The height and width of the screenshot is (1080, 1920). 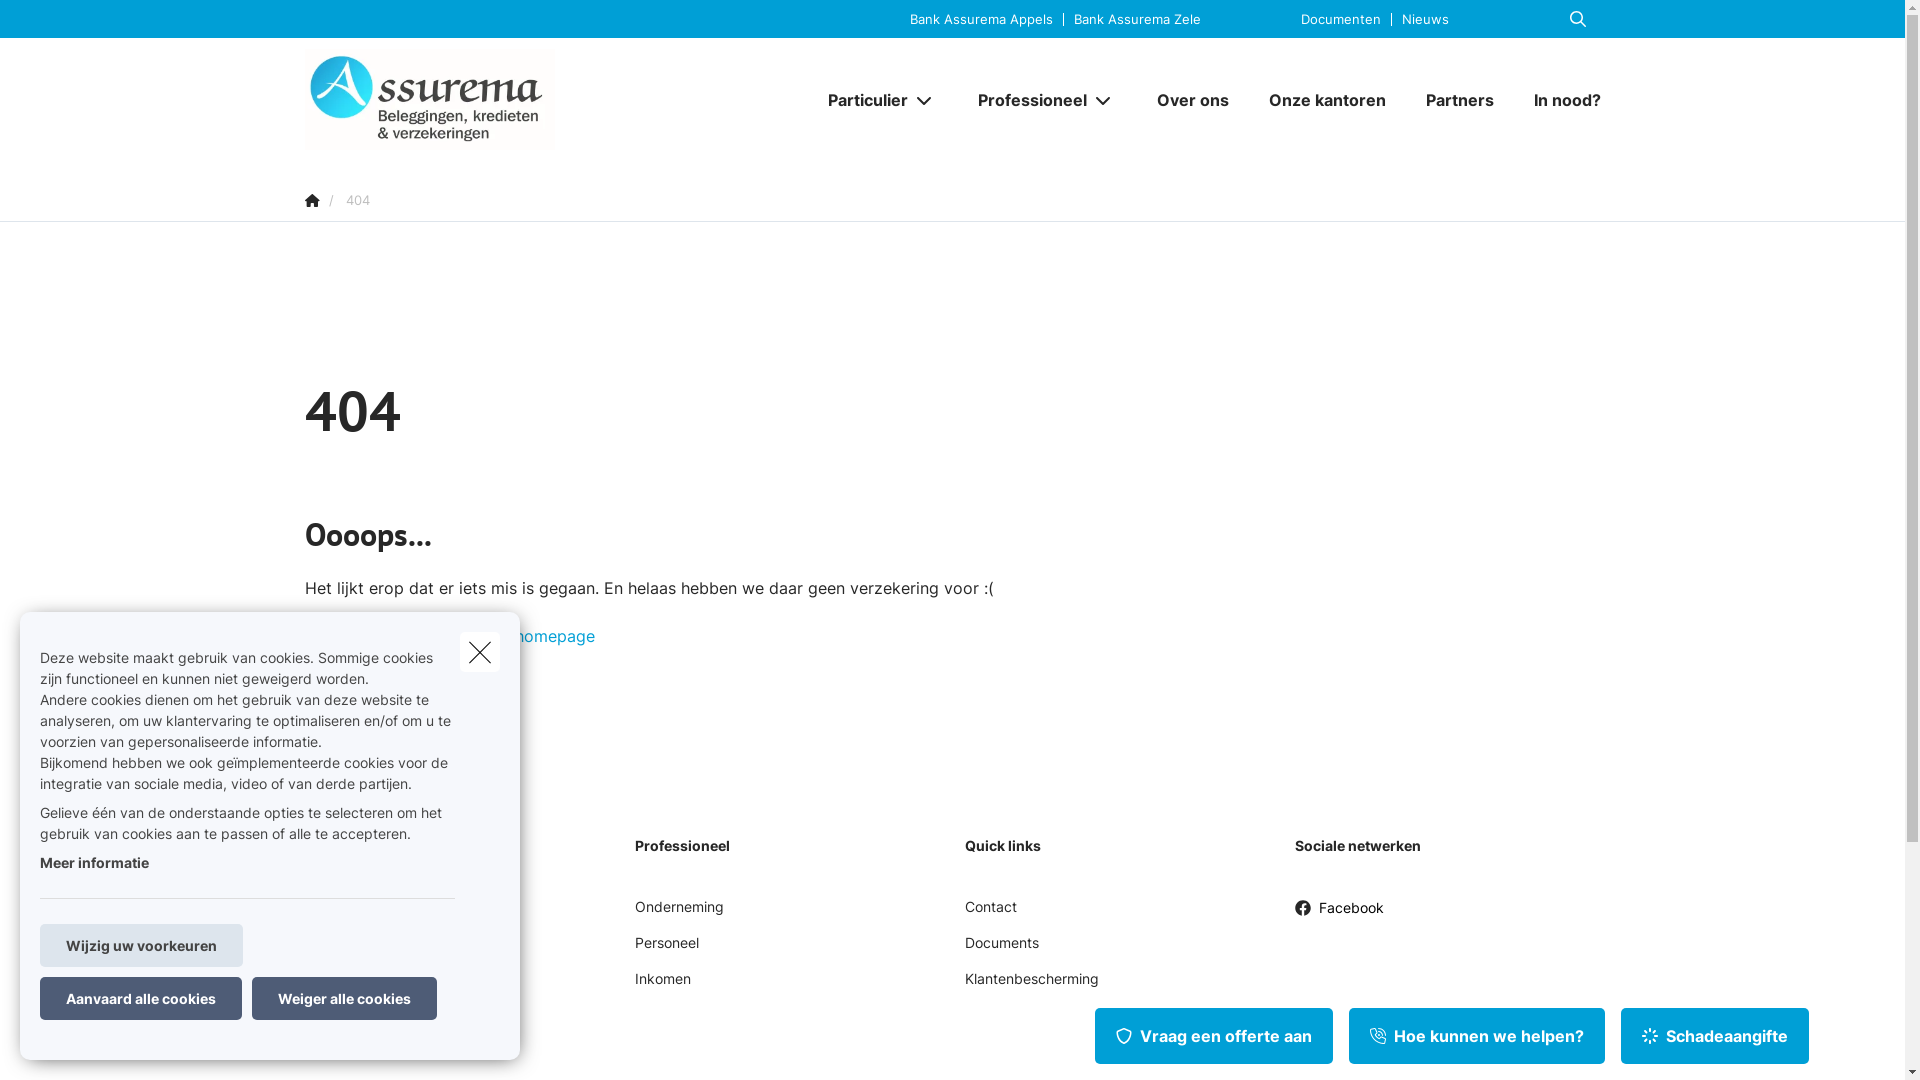 What do you see at coordinates (1191, 100) in the screenshot?
I see `'Over ons'` at bounding box center [1191, 100].